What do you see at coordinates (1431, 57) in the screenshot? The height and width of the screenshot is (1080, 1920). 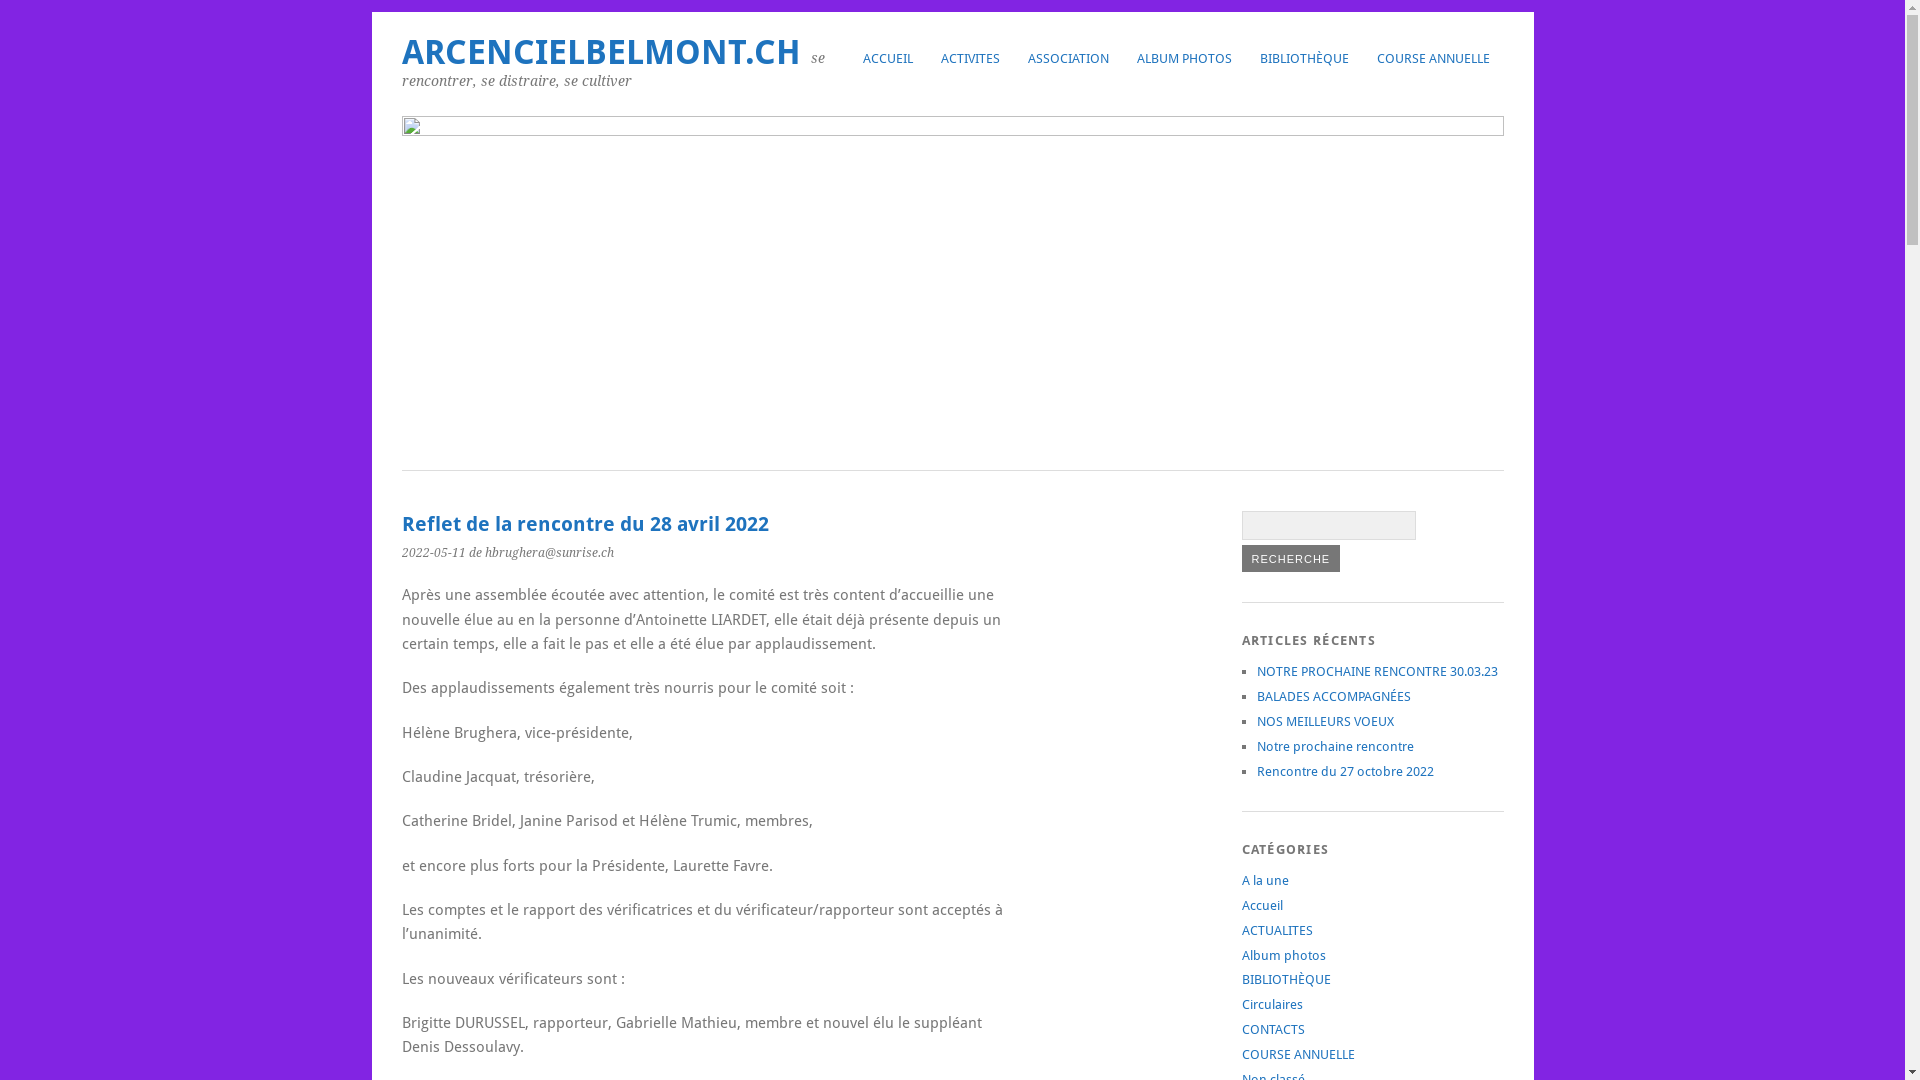 I see `'COURSE ANNUELLE'` at bounding box center [1431, 57].